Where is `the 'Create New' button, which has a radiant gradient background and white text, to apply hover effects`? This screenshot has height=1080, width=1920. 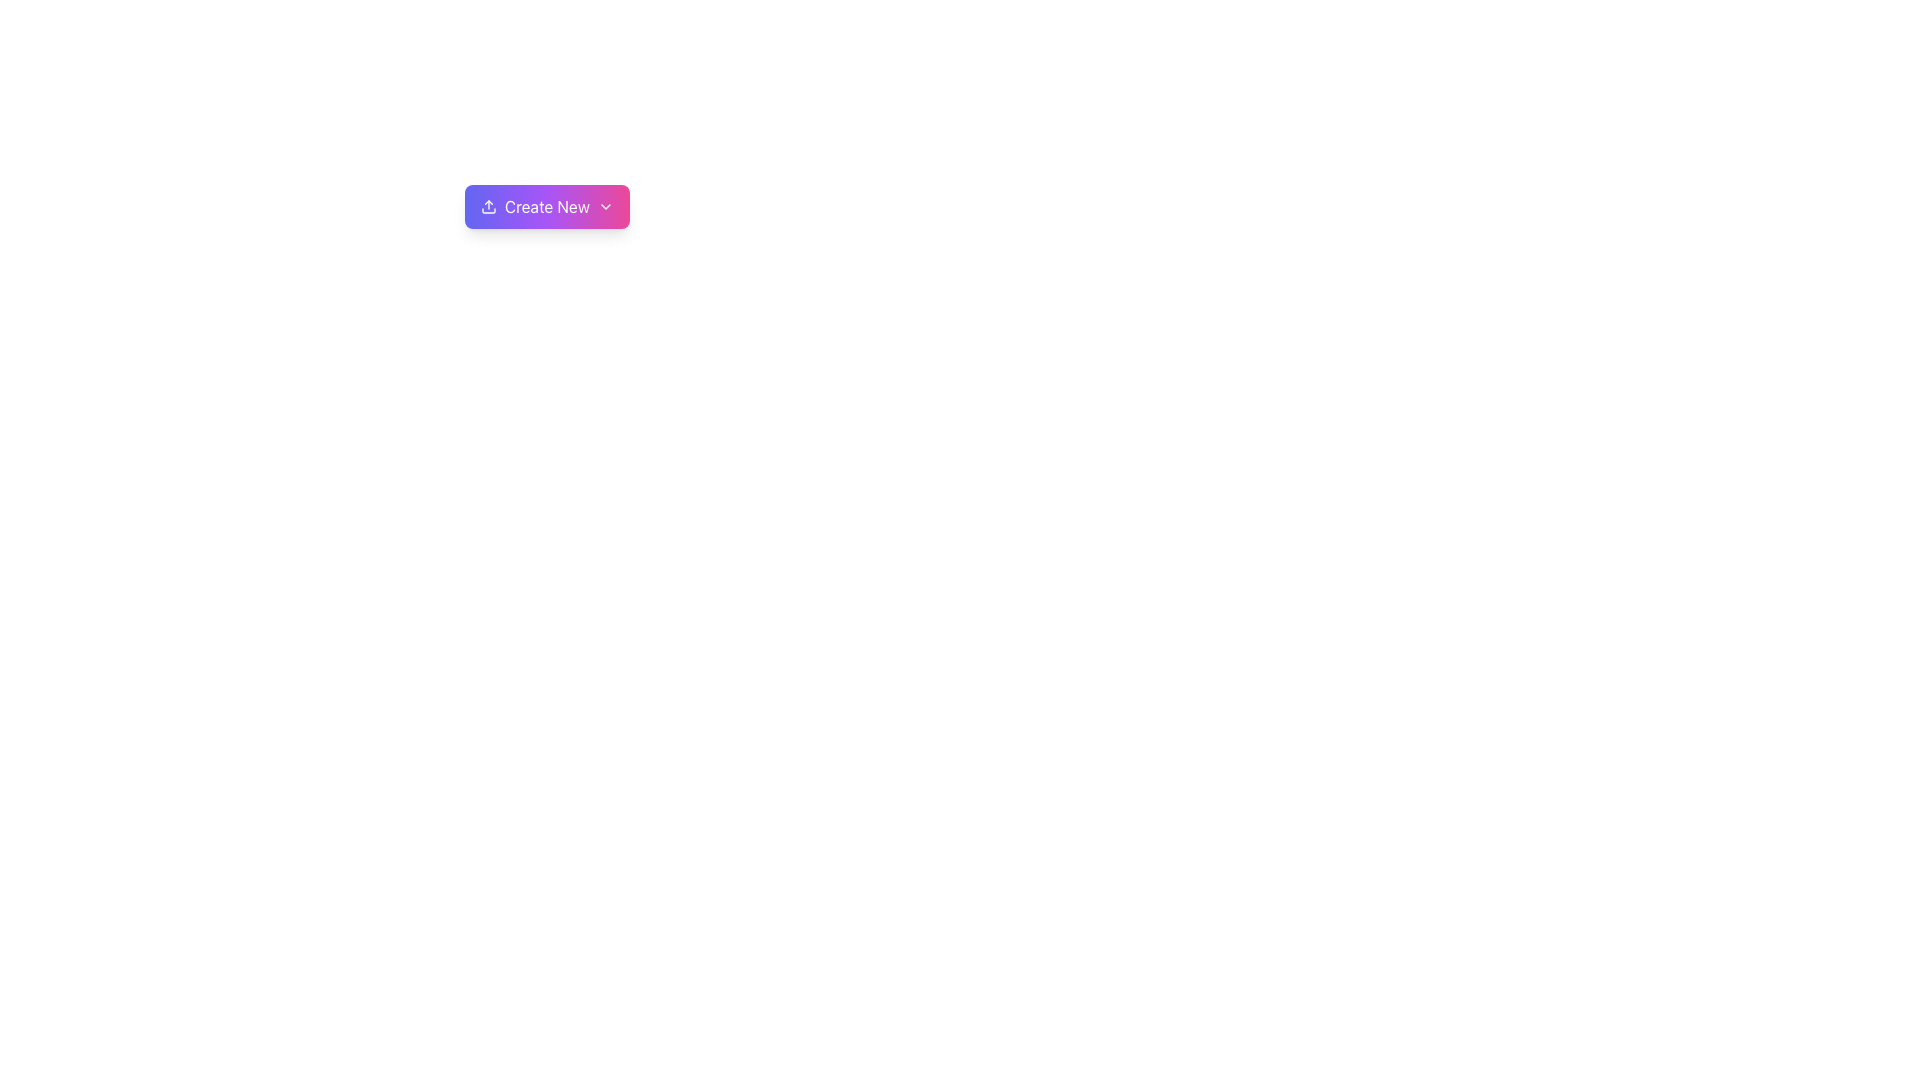
the 'Create New' button, which has a radiant gradient background and white text, to apply hover effects is located at coordinates (547, 207).